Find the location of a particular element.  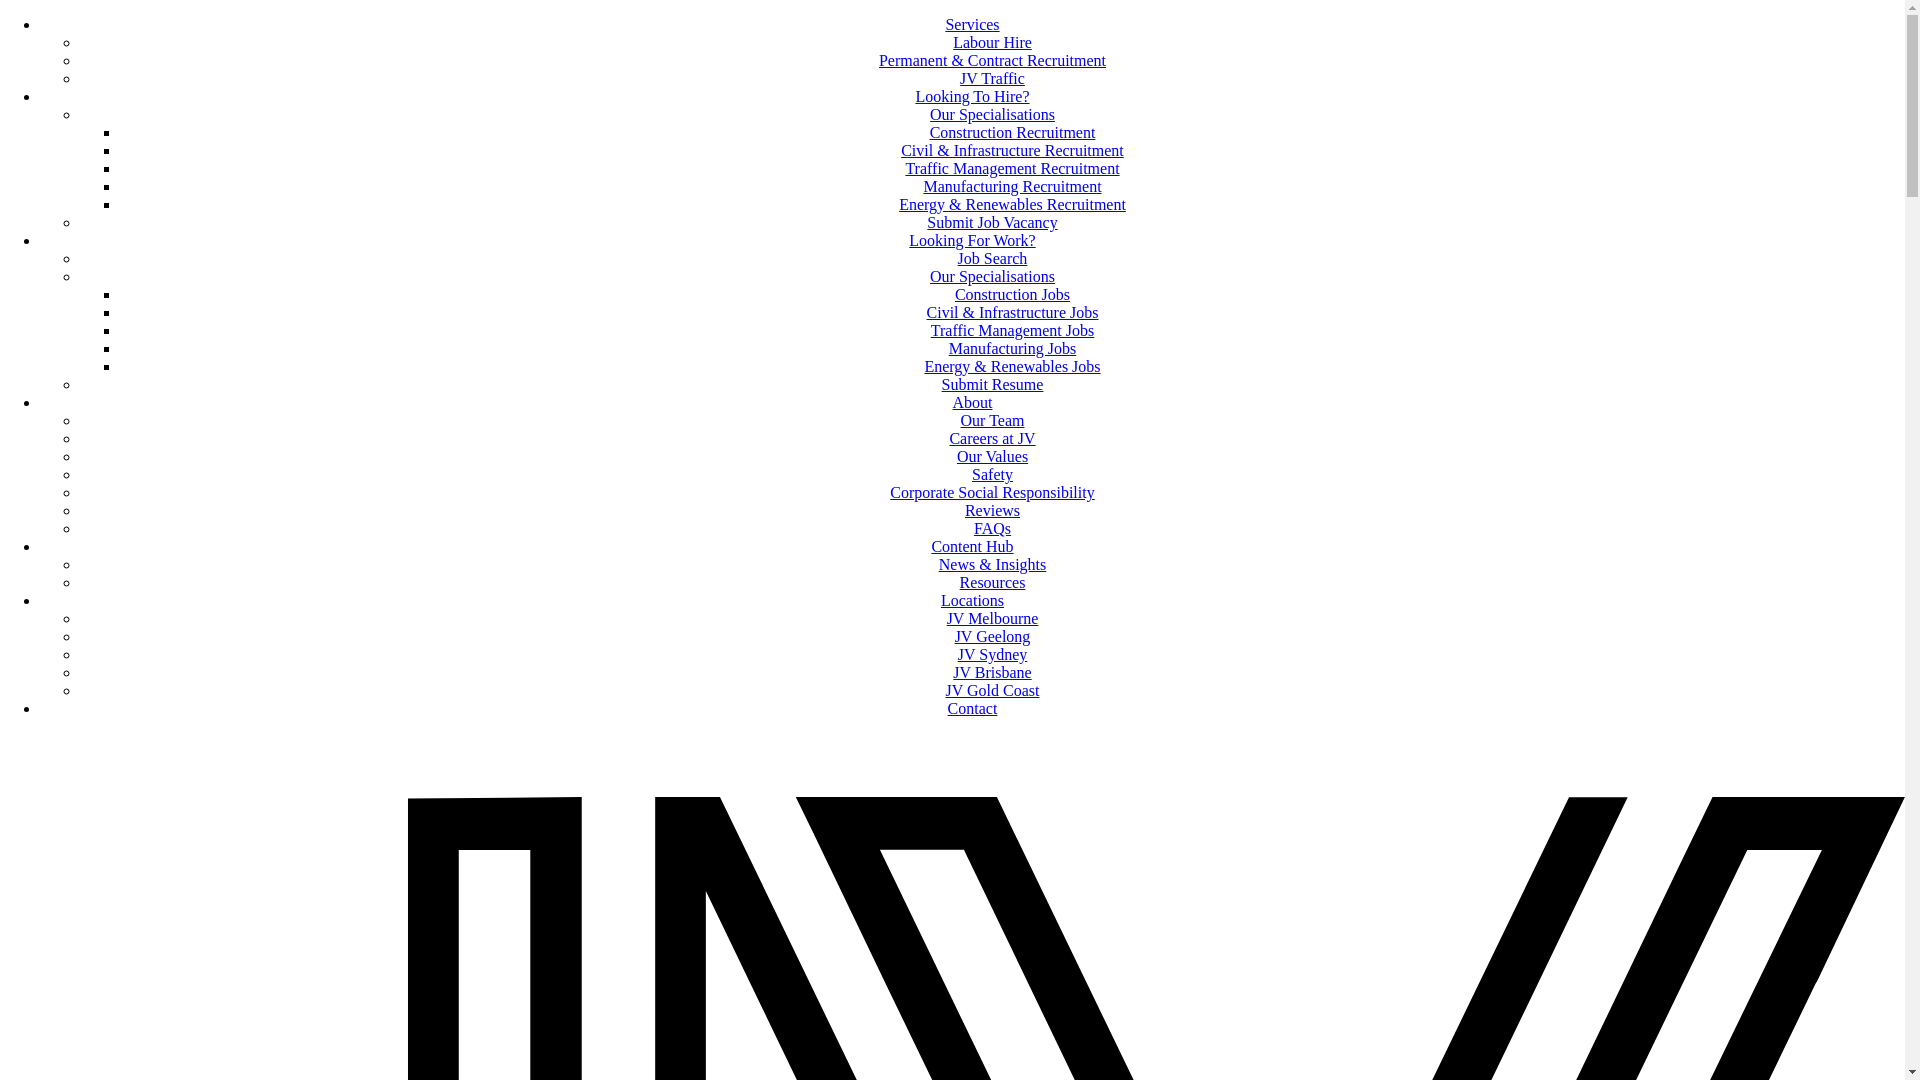

'Civil & Infrastructure Jobs' is located at coordinates (1012, 312).